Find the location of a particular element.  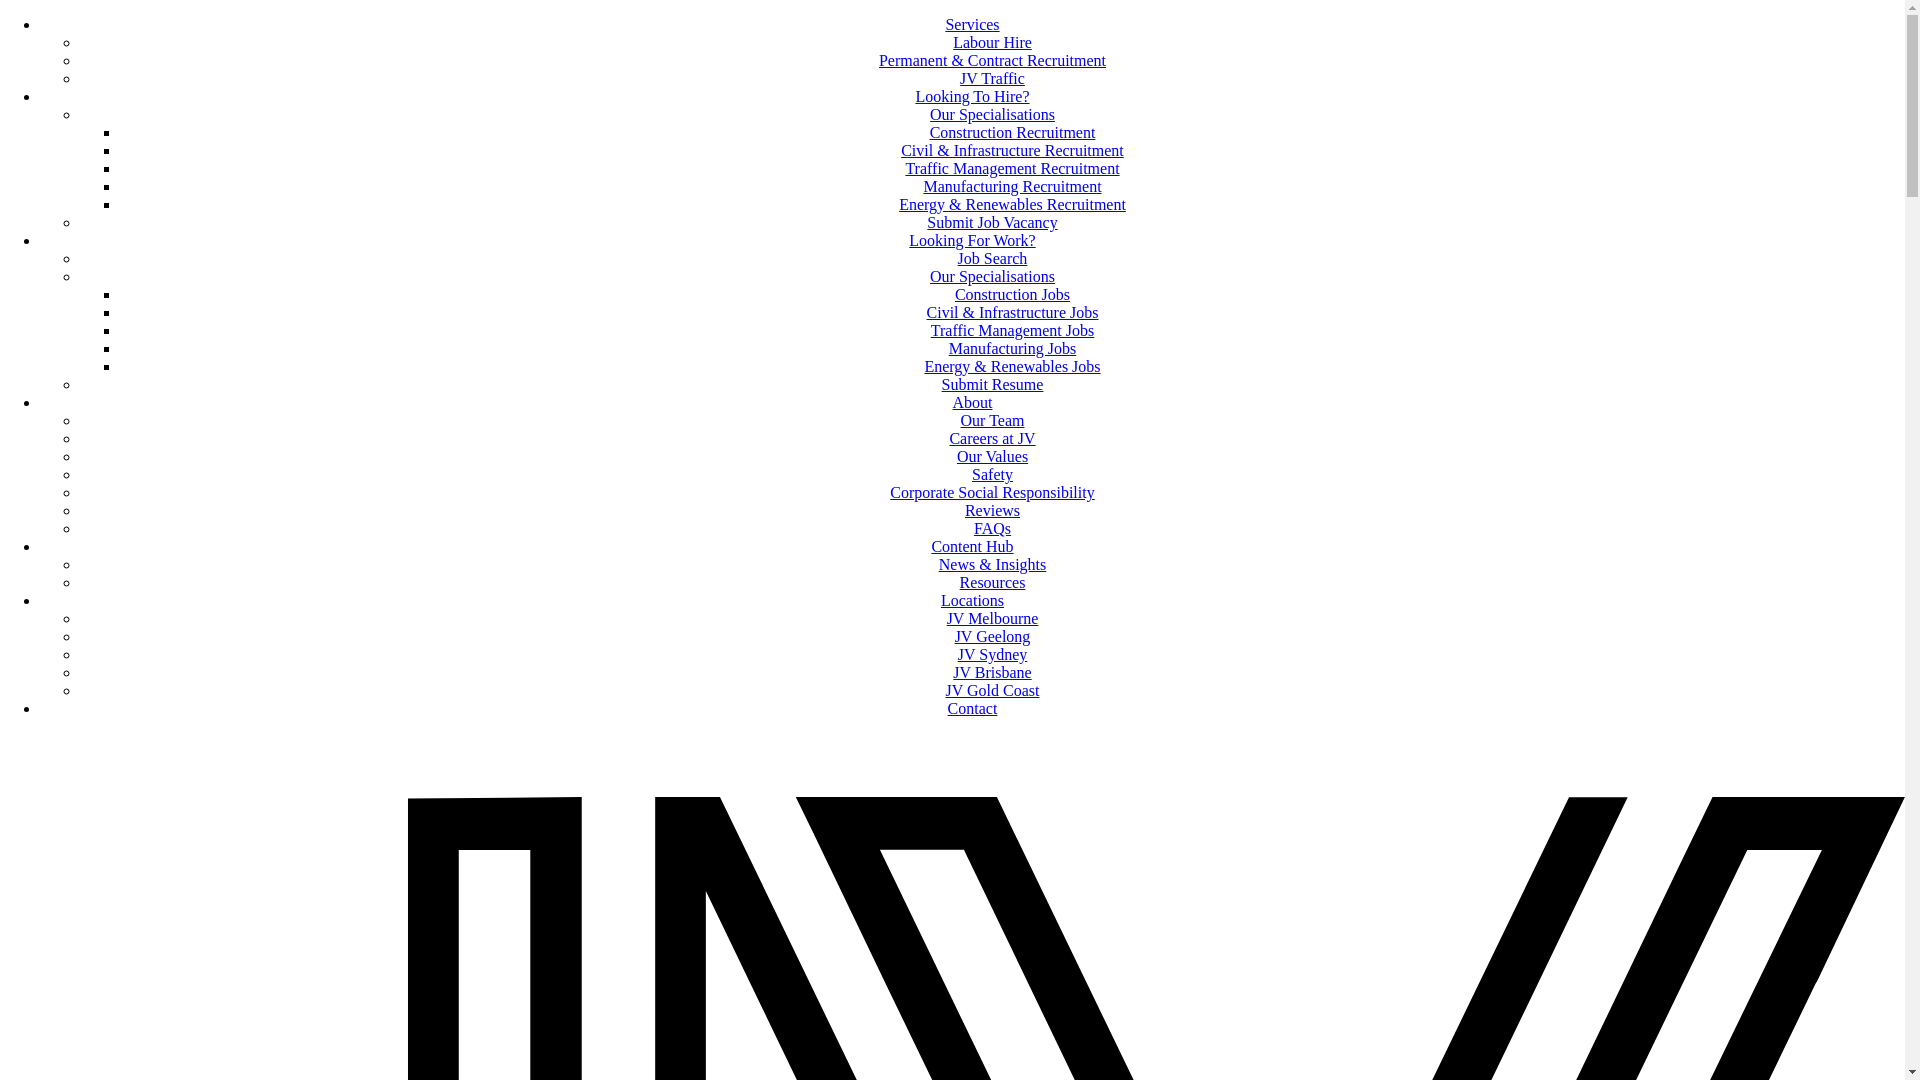

'Civil & Infrastructure Jobs' is located at coordinates (1012, 312).